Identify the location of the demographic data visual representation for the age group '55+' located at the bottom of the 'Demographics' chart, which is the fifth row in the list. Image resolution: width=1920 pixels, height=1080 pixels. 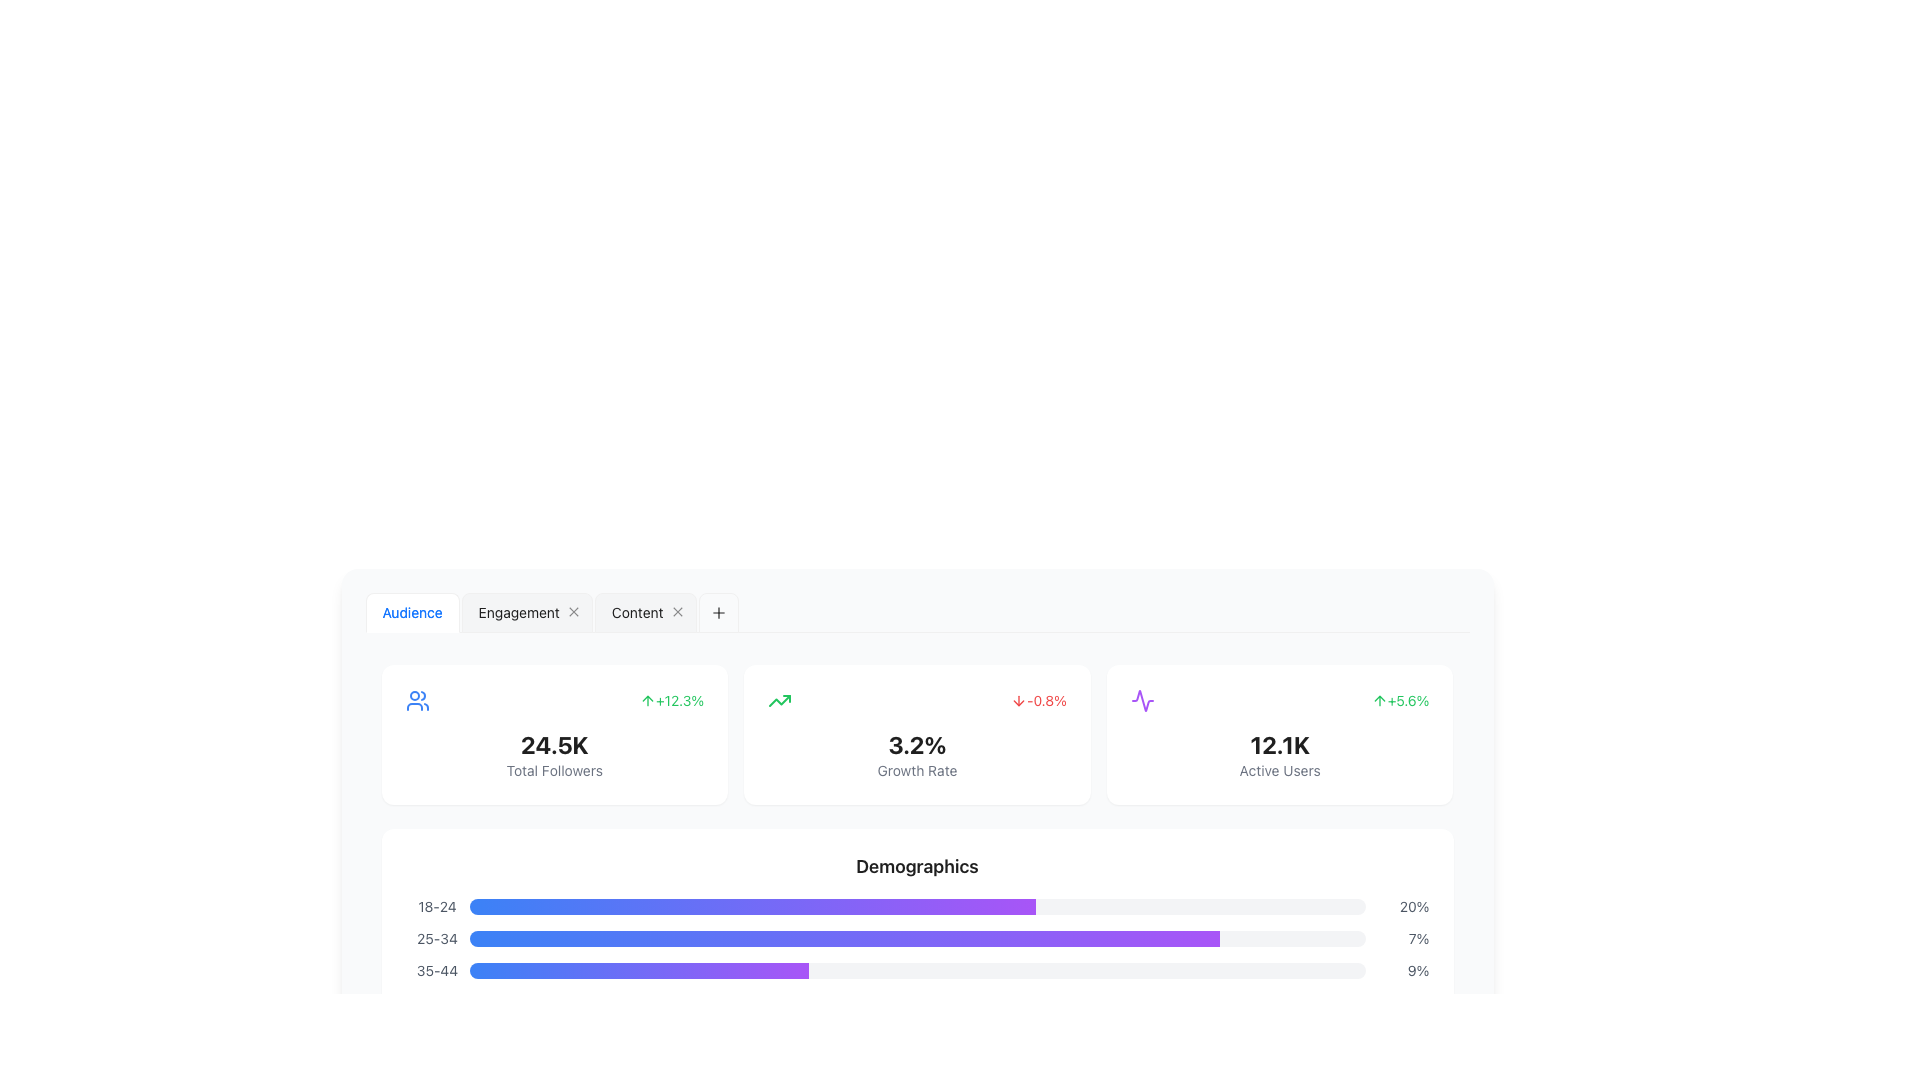
(916, 1034).